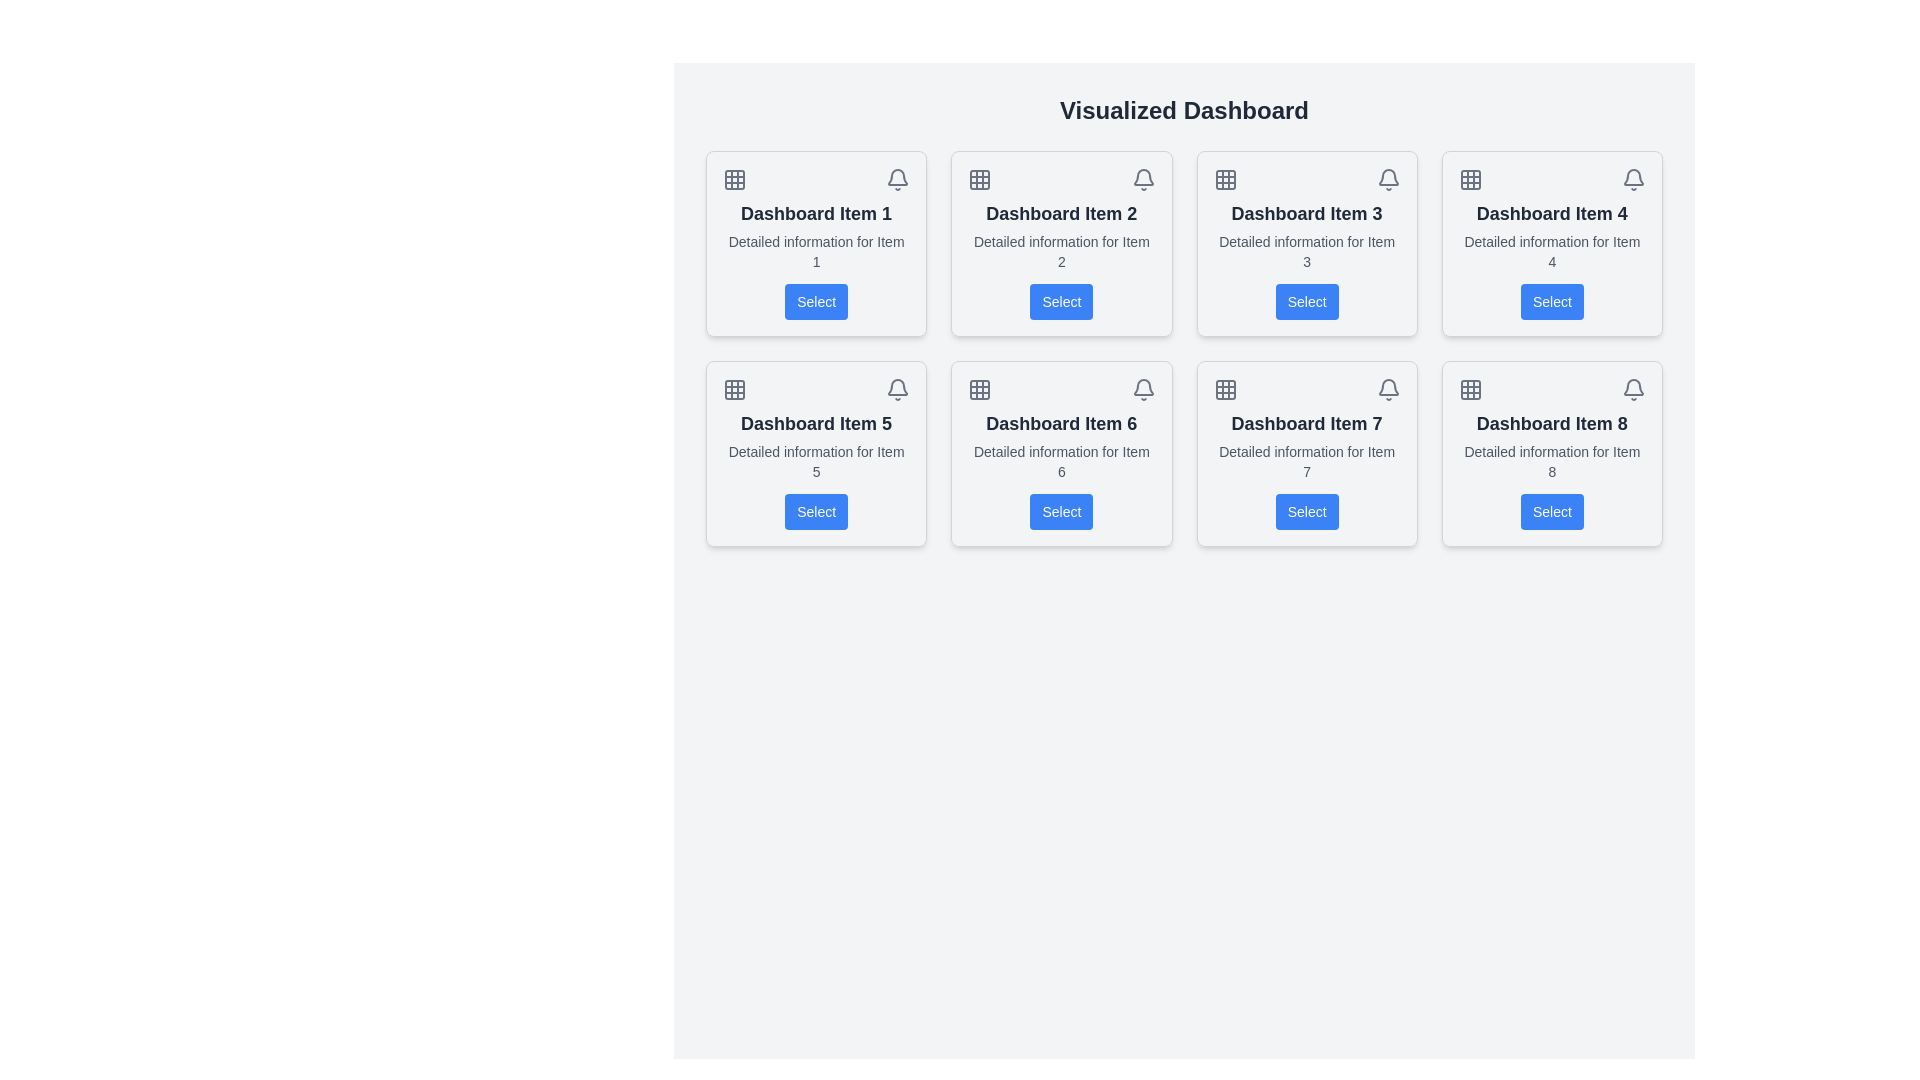 The image size is (1920, 1080). Describe the element at coordinates (1386, 386) in the screenshot. I see `the notification indicator icon located in the top-right corner of the 'Dashboard Item 7' card to interact with it` at that location.